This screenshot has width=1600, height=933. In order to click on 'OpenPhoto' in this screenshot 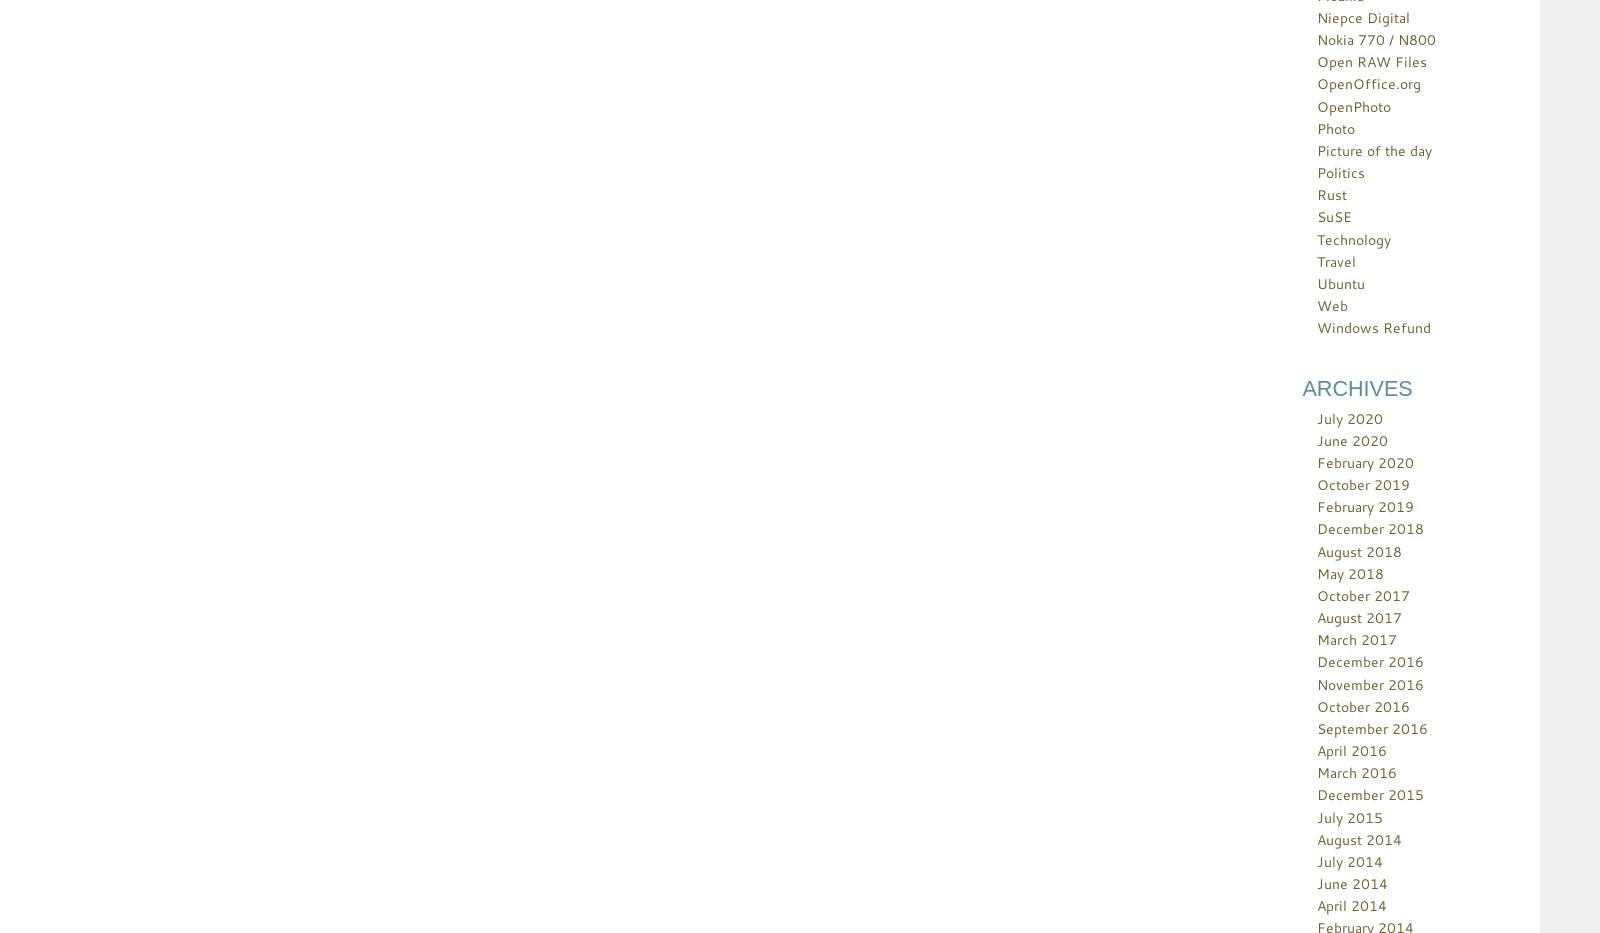, I will do `click(1352, 104)`.